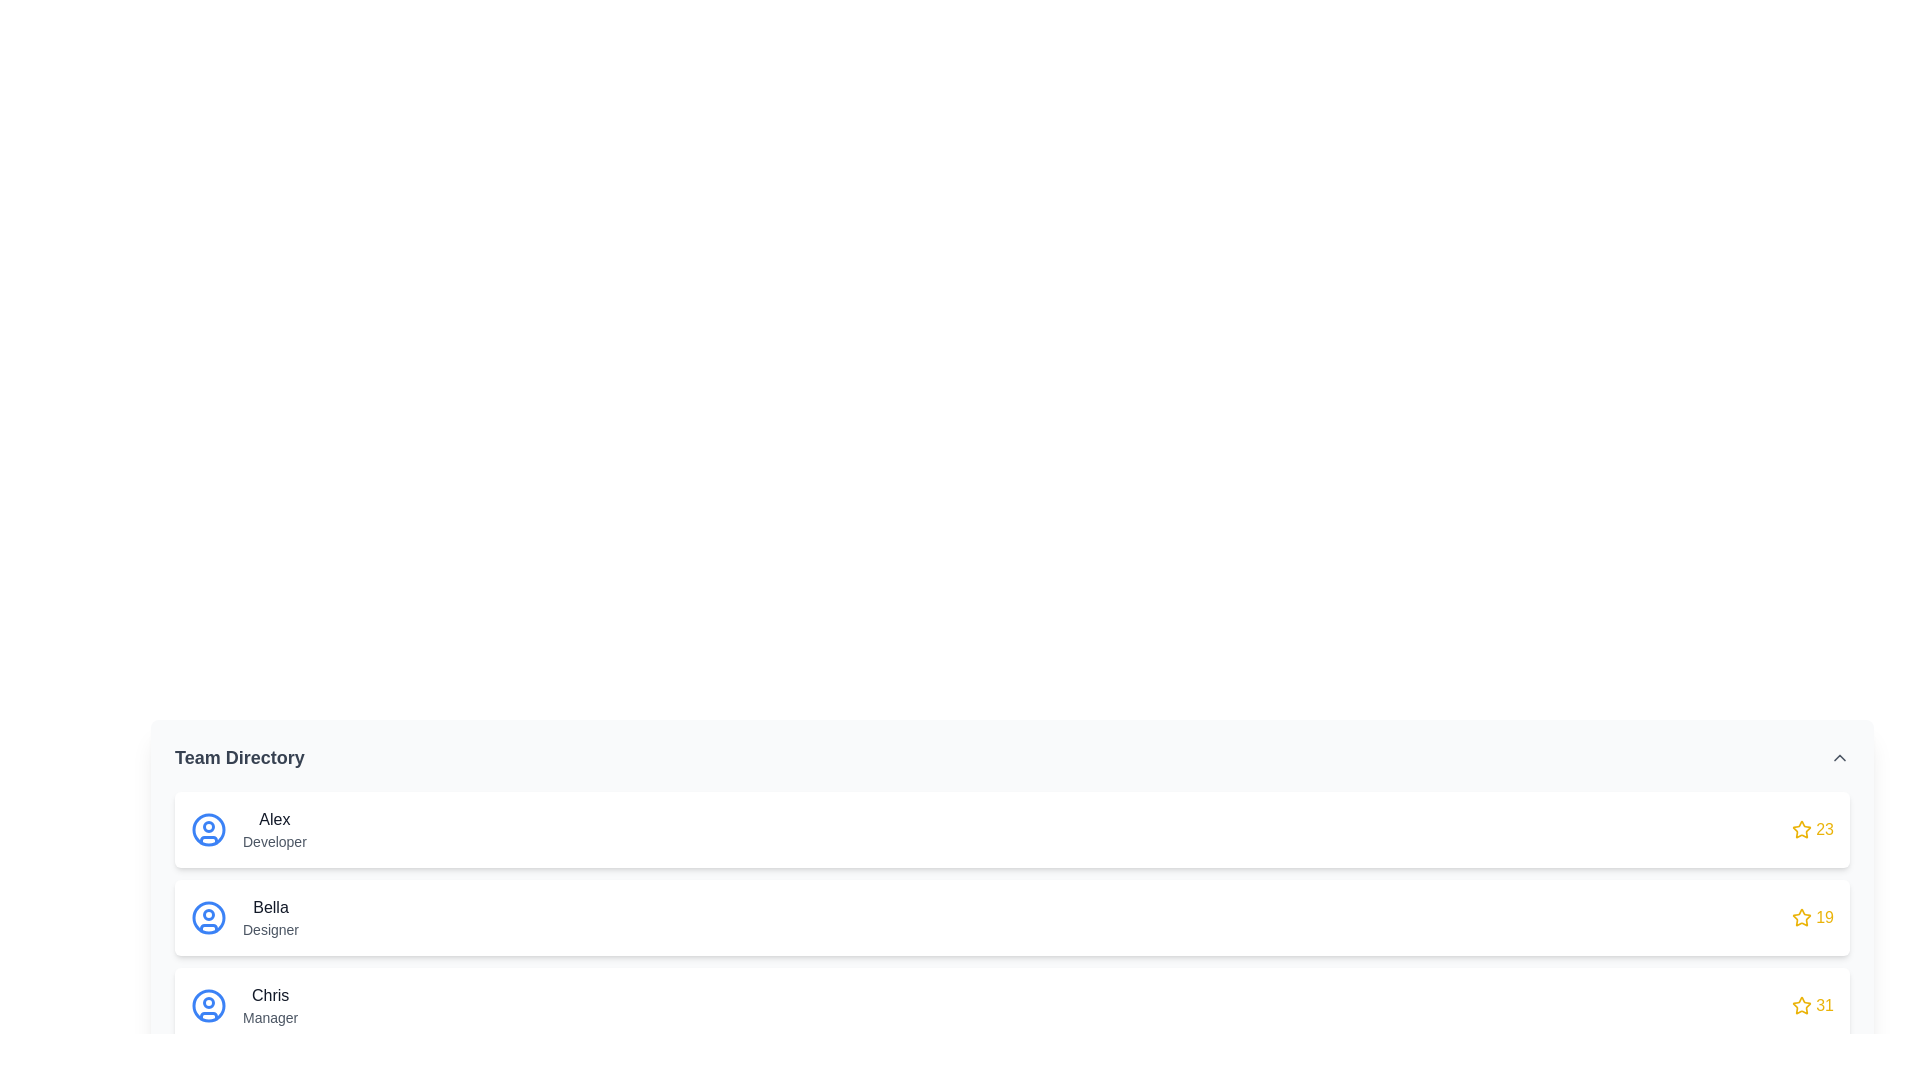  What do you see at coordinates (247, 829) in the screenshot?
I see `the 'Alex' text label in the user profile card located in the first row of the list, styled with a white background and shadow effects` at bounding box center [247, 829].